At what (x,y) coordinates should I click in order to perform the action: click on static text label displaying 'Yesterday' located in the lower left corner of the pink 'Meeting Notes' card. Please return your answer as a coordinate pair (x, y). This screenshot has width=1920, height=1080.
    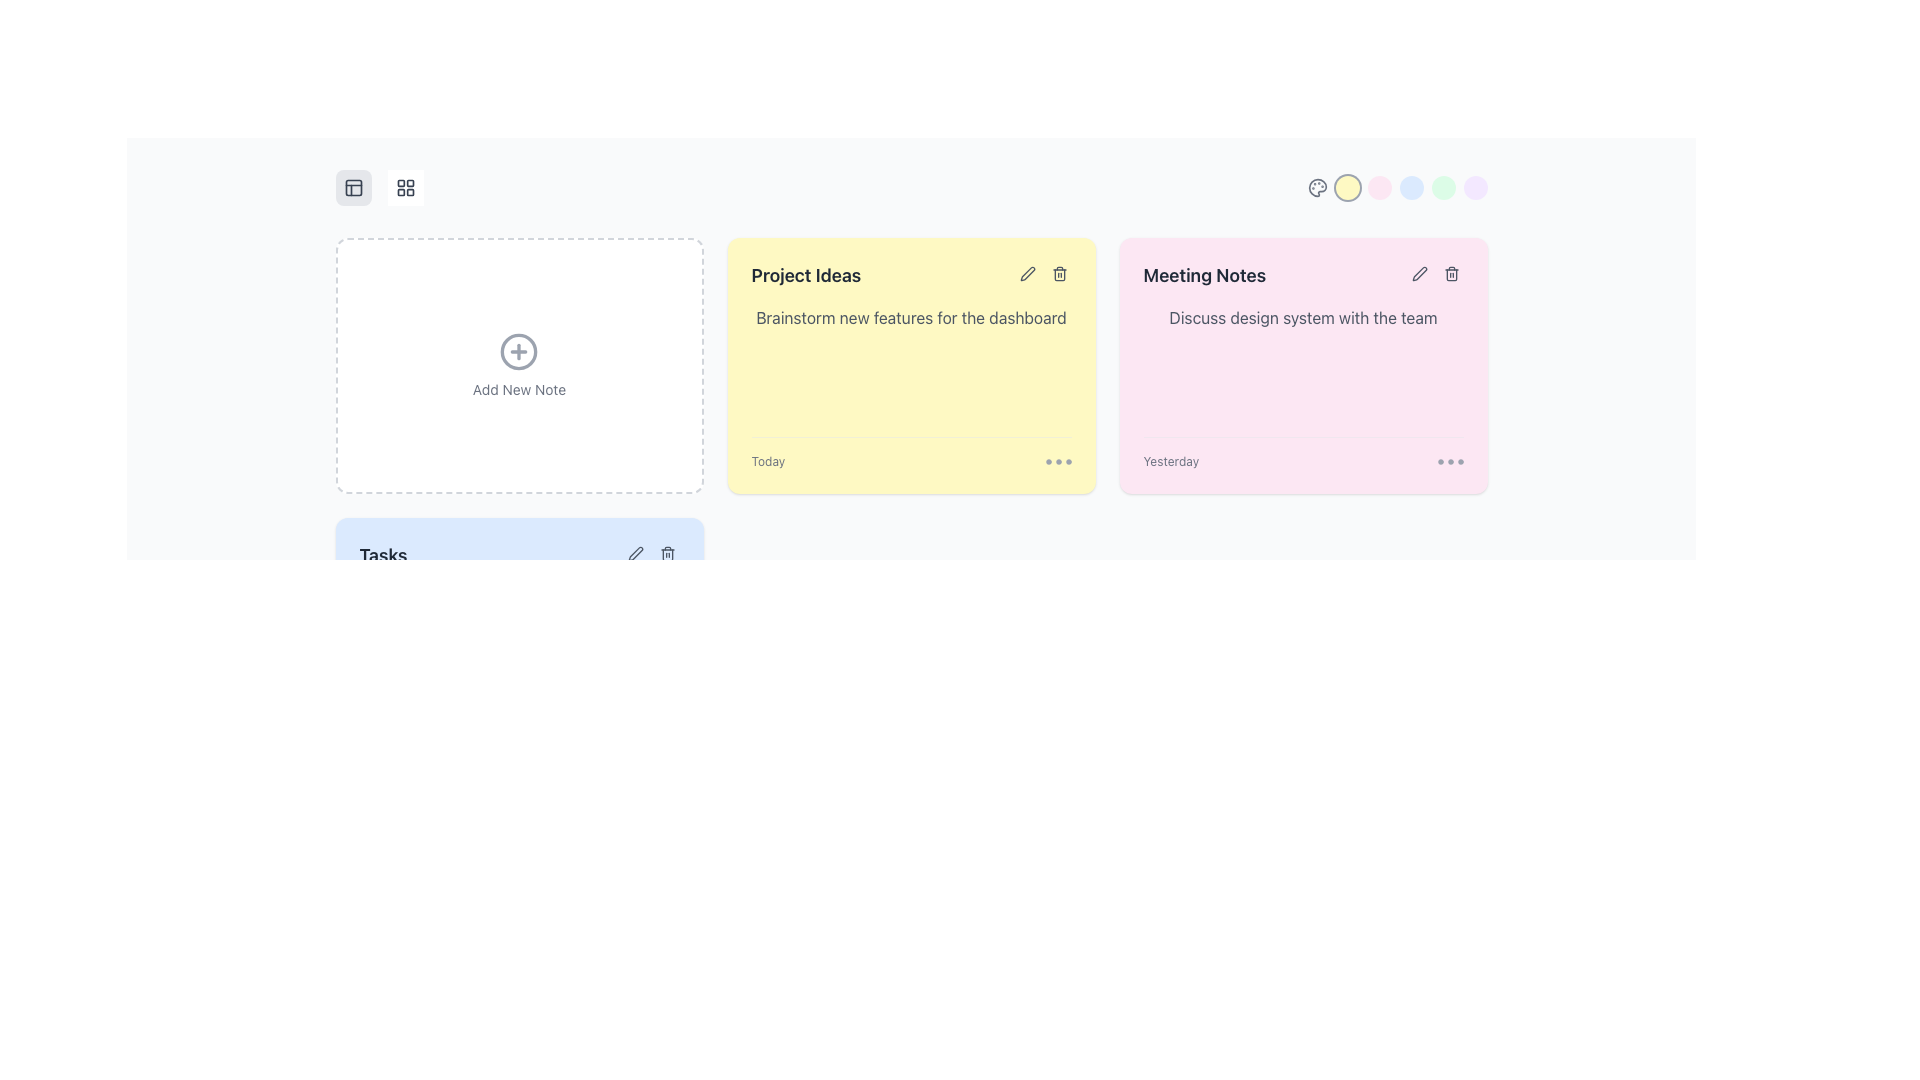
    Looking at the image, I should click on (1171, 462).